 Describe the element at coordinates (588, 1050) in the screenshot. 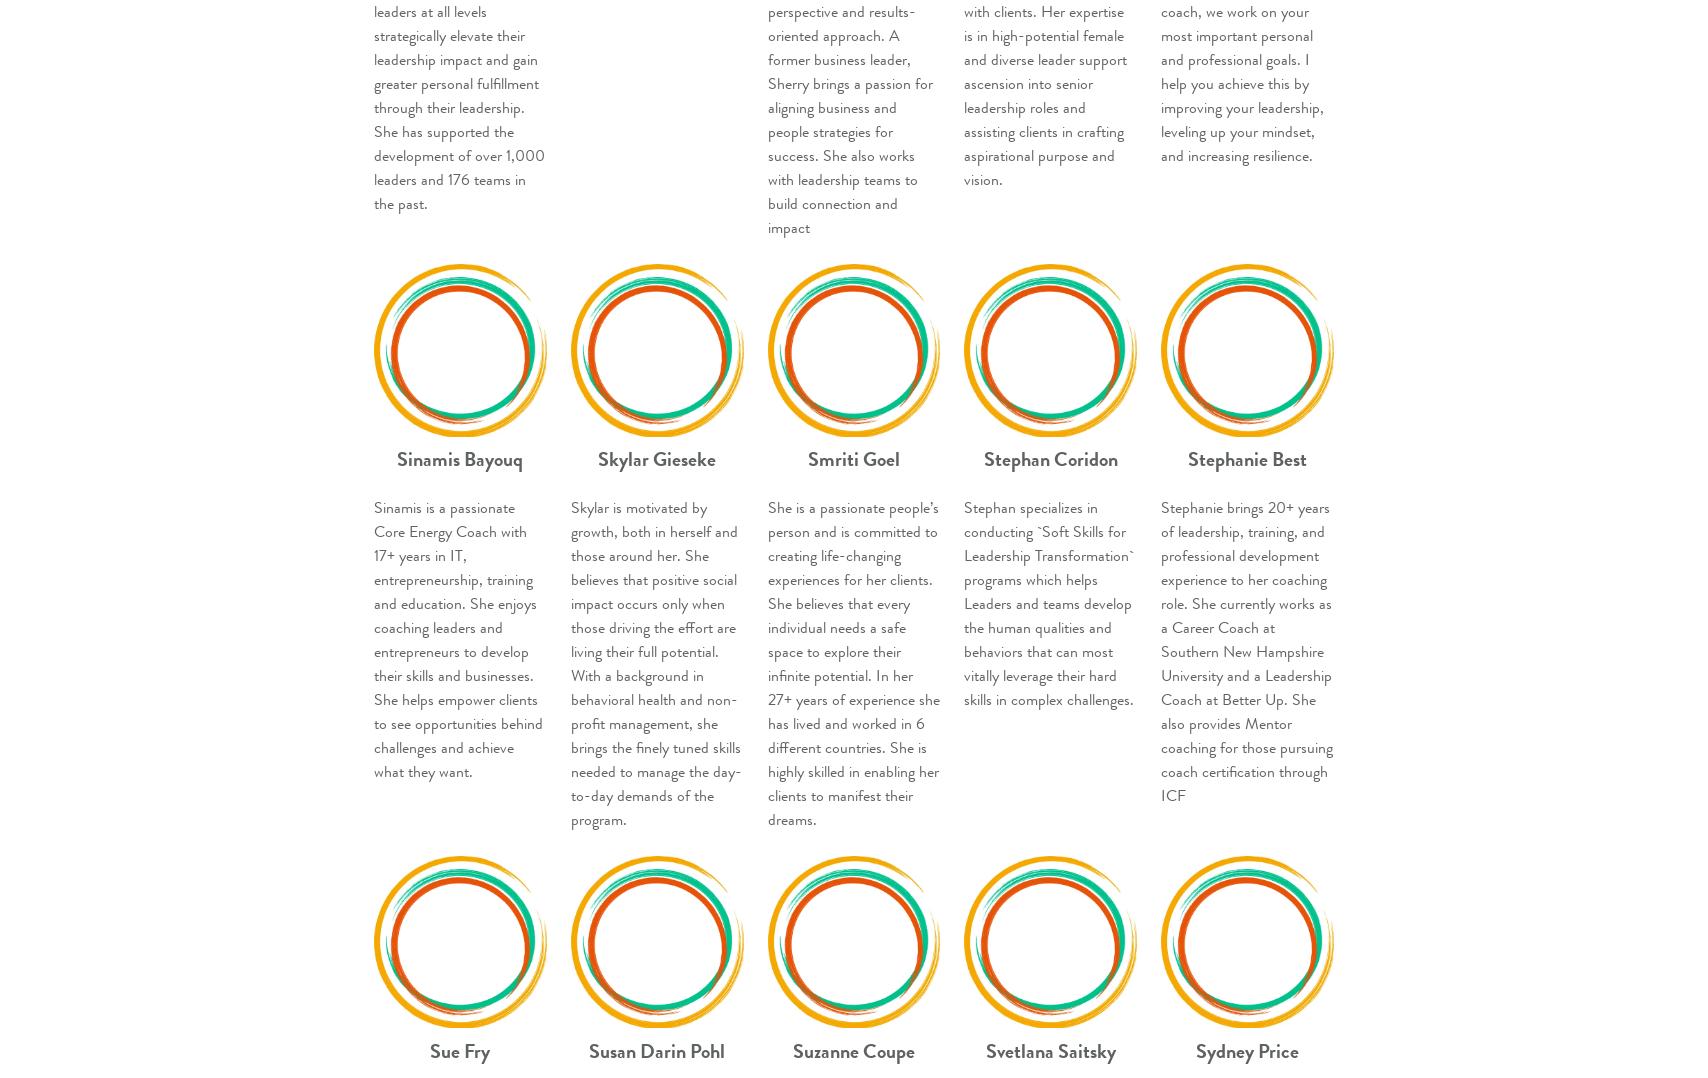

I see `'Susan Darin Pohl'` at that location.